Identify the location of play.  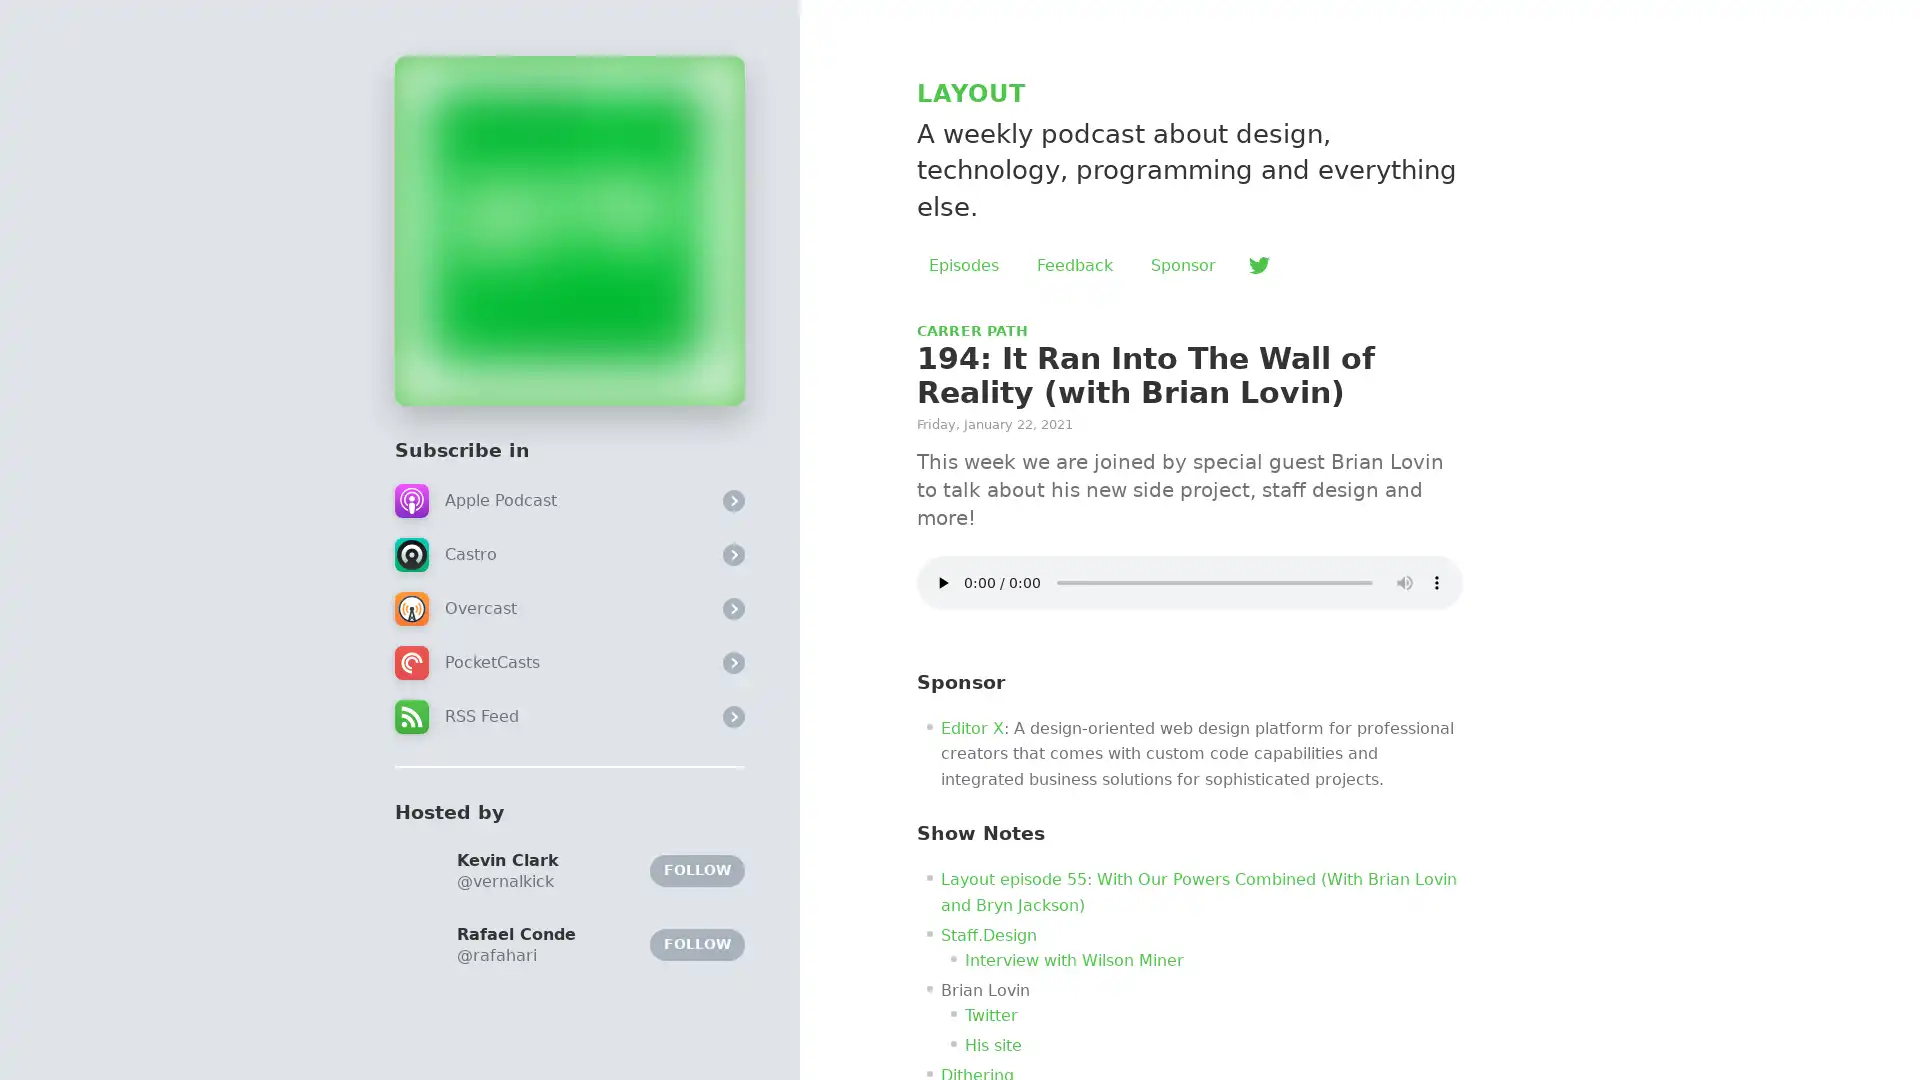
(941, 582).